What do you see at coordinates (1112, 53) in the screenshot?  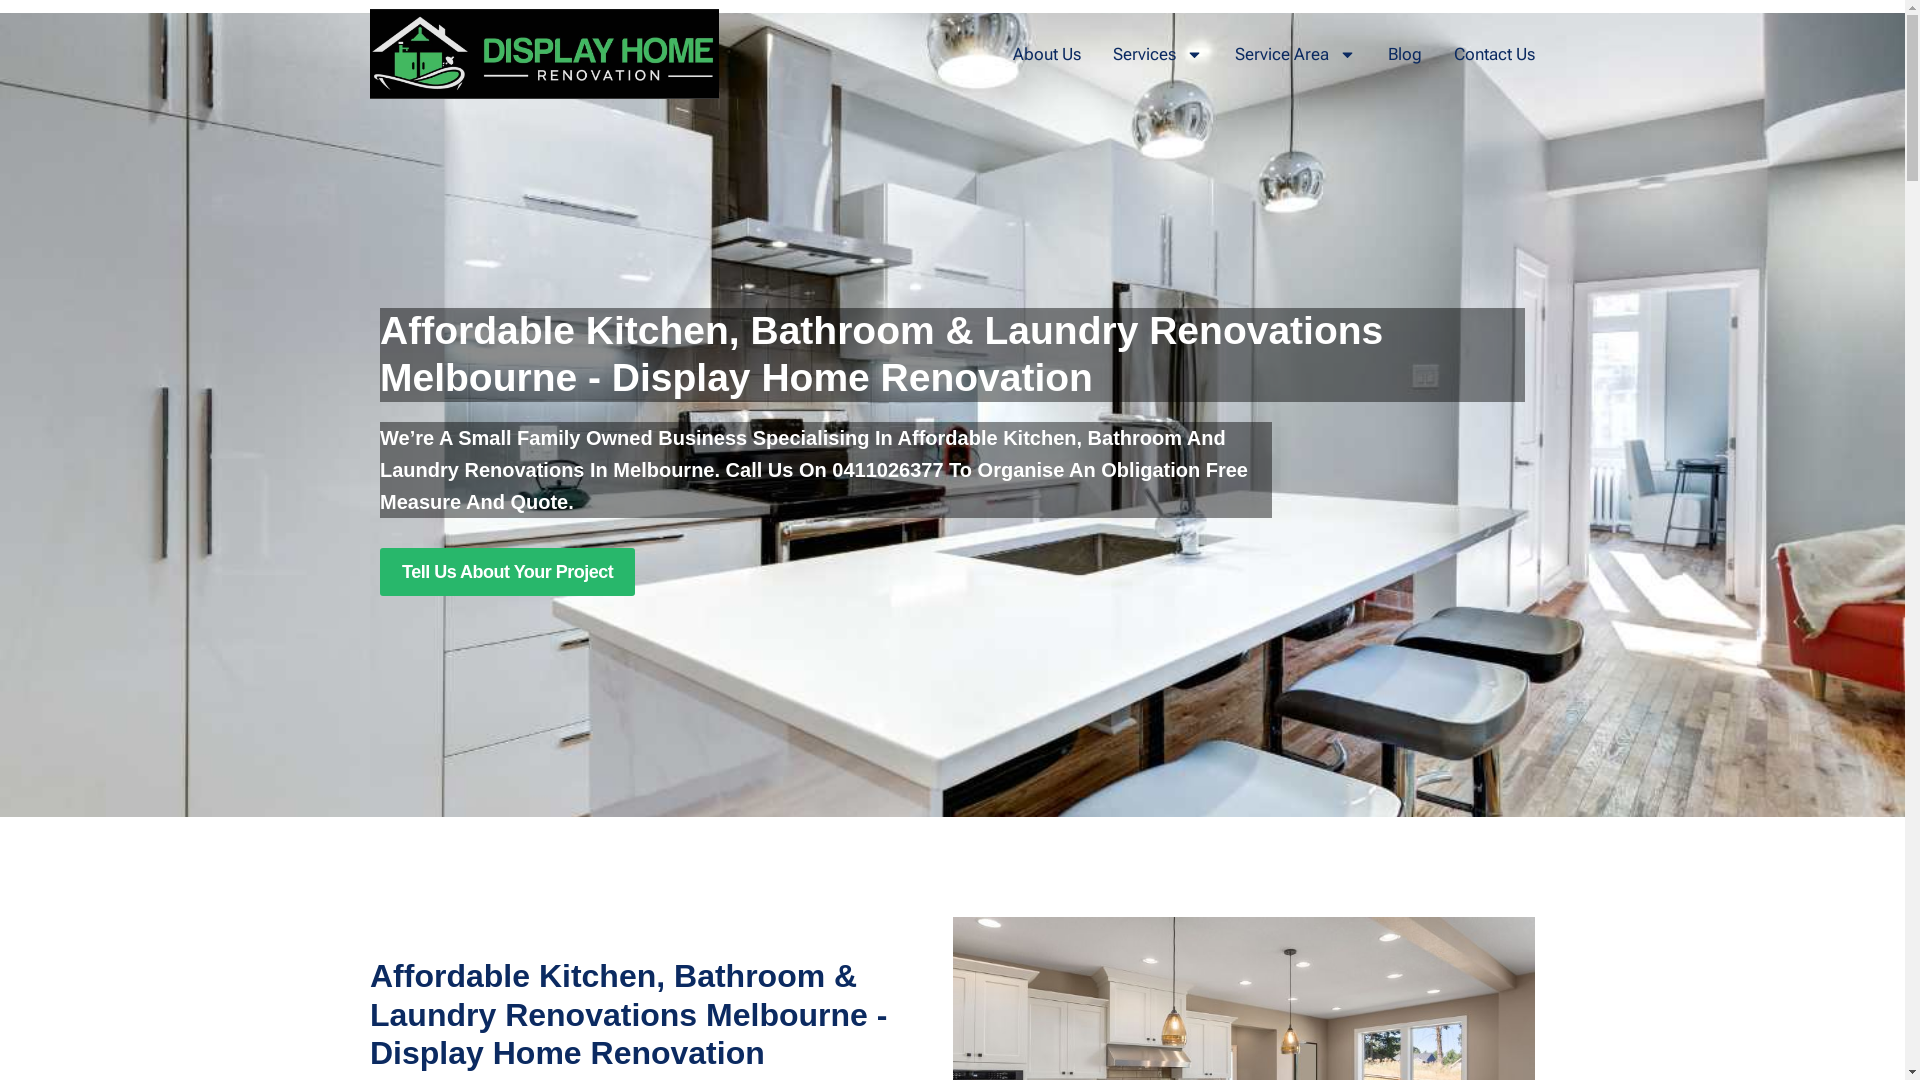 I see `'Services'` at bounding box center [1112, 53].